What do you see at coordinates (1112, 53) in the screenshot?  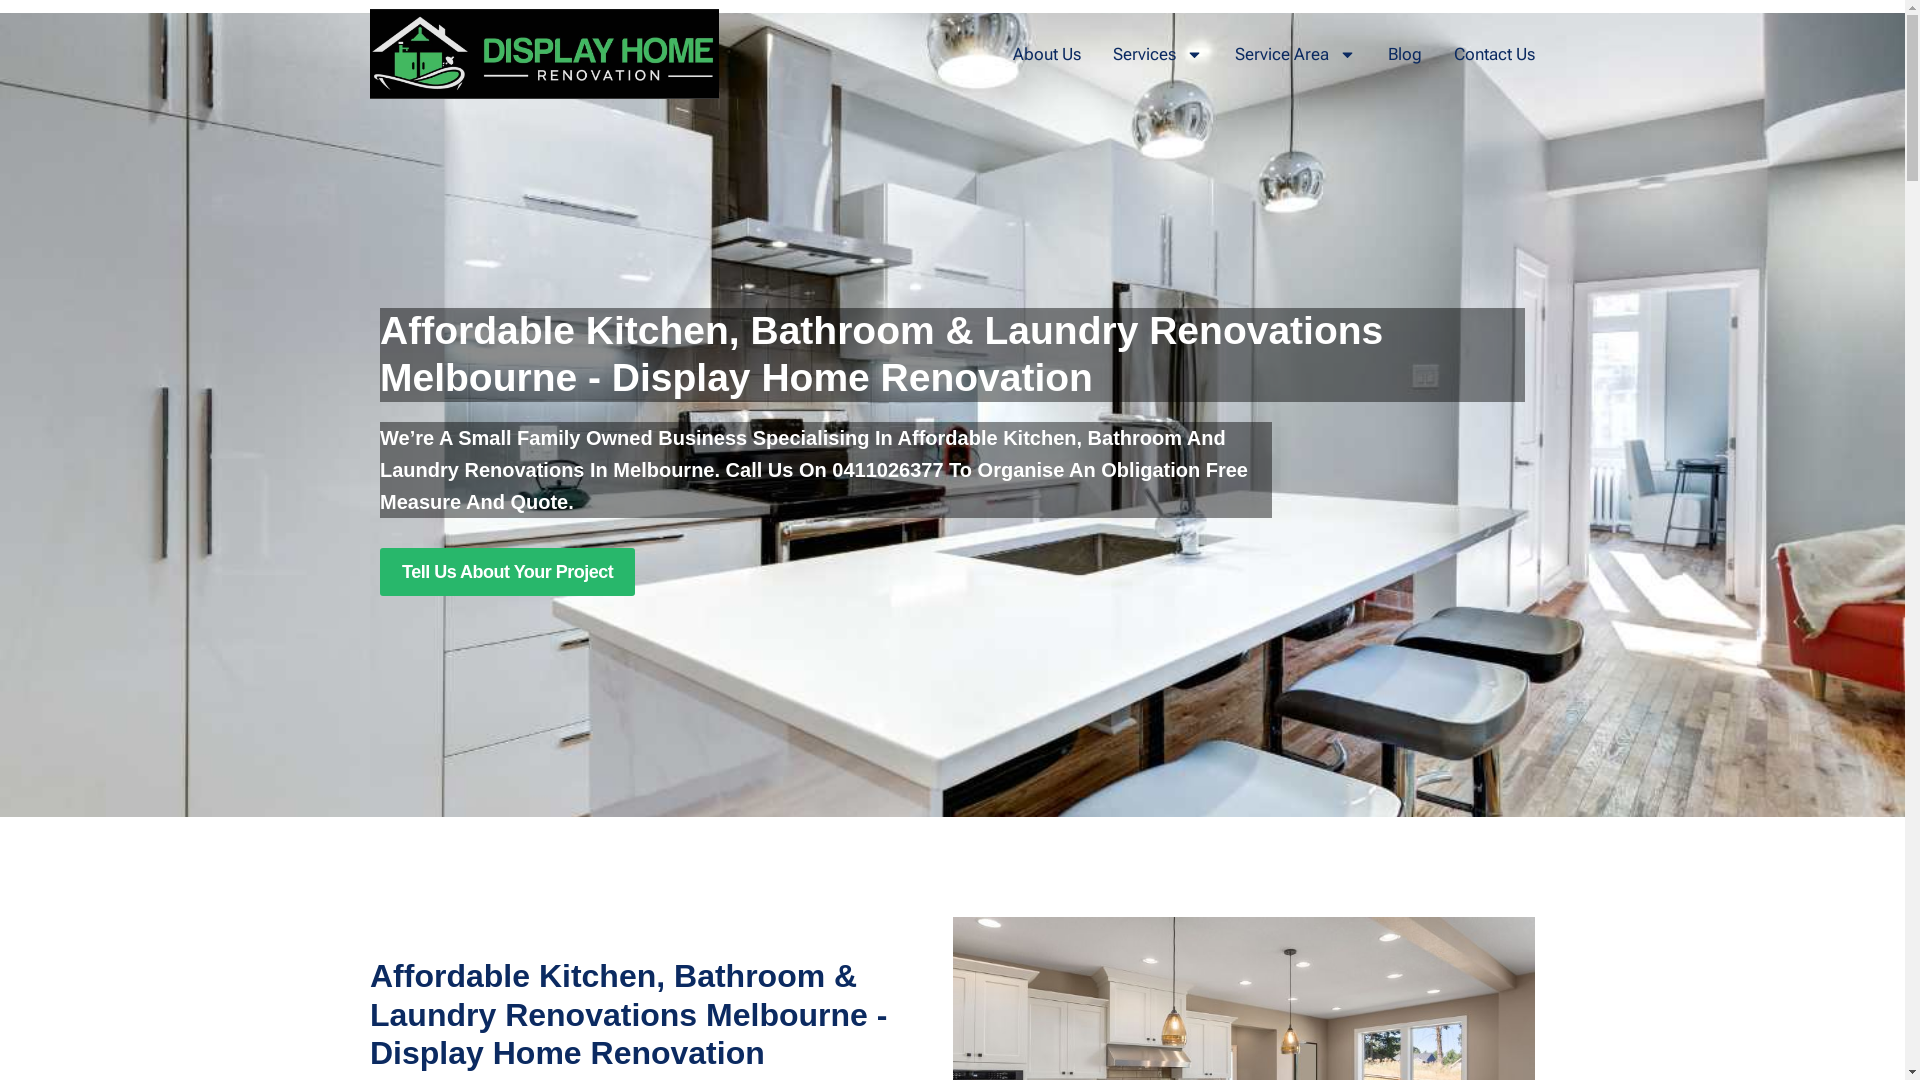 I see `'Services'` at bounding box center [1112, 53].